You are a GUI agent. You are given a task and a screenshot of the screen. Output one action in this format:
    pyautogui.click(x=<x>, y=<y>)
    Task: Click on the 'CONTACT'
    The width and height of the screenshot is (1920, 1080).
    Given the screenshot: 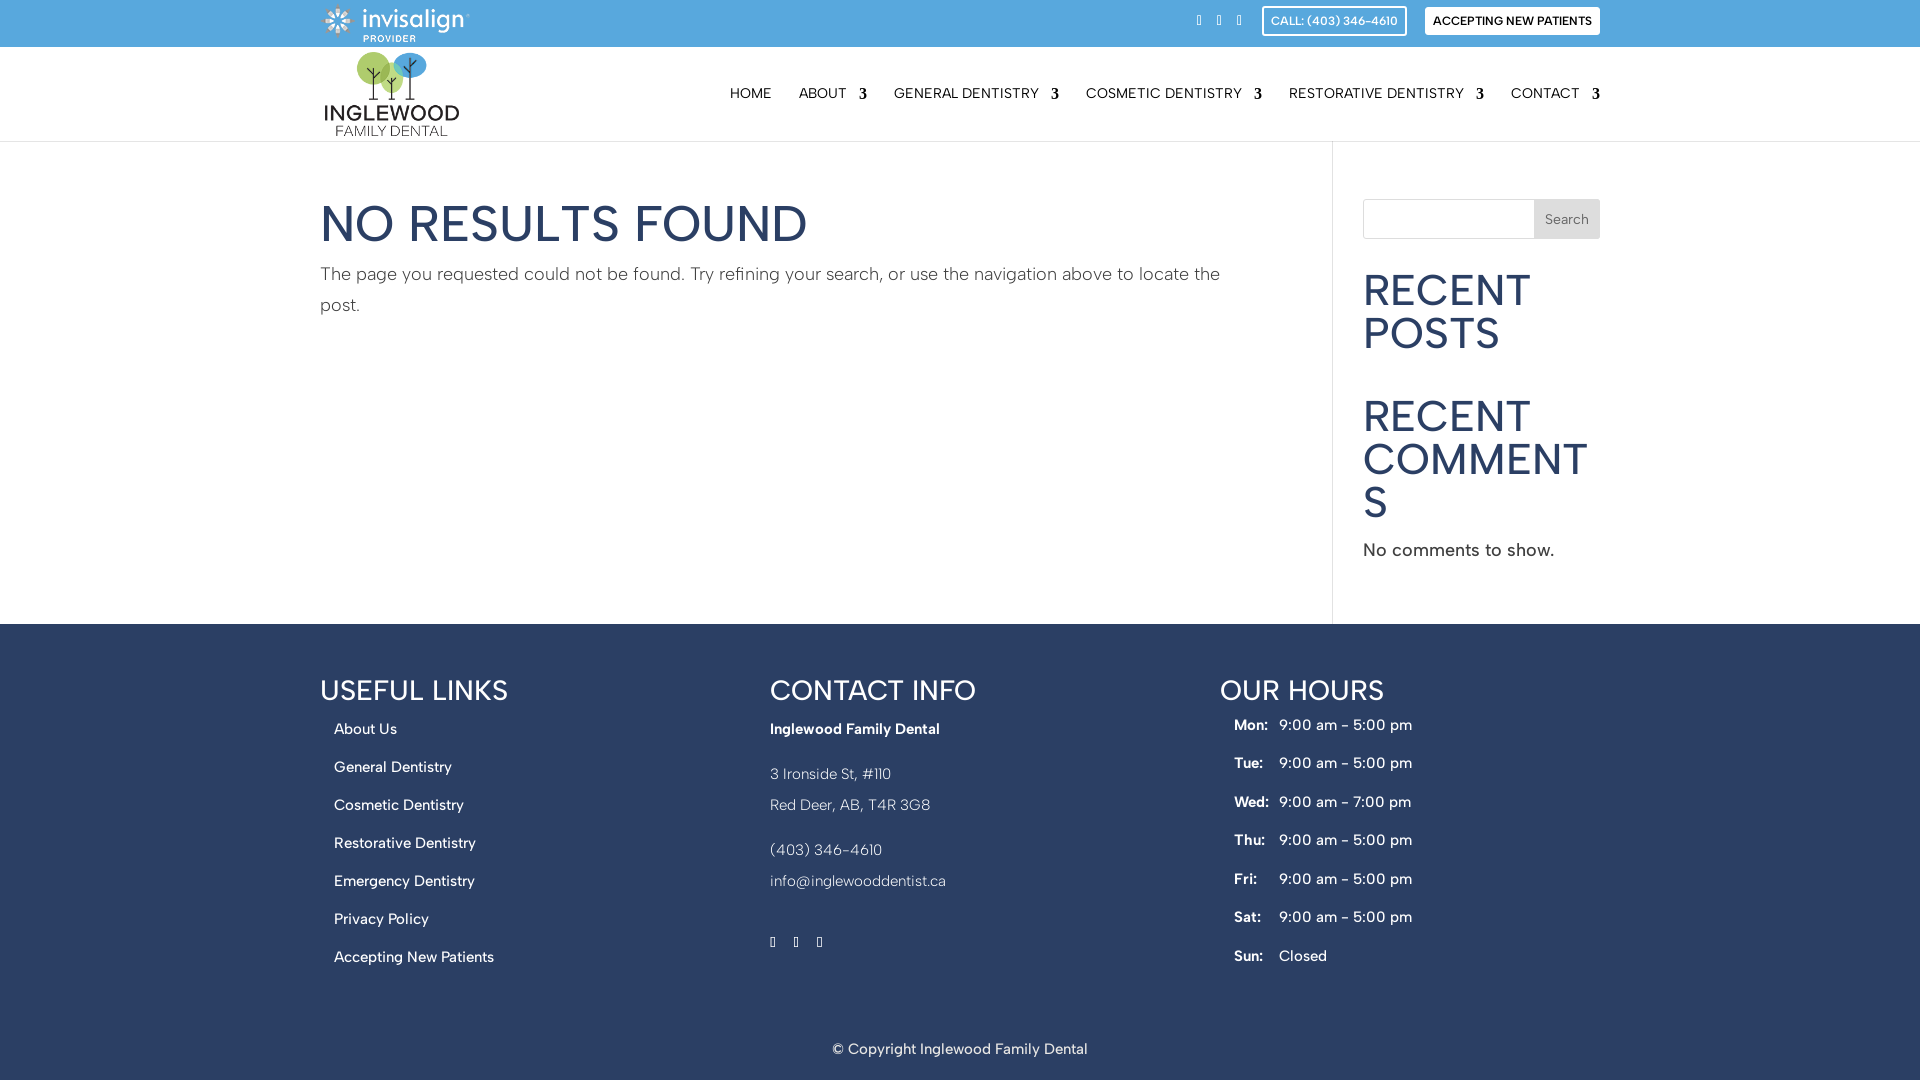 What is the action you would take?
    pyautogui.click(x=1554, y=114)
    